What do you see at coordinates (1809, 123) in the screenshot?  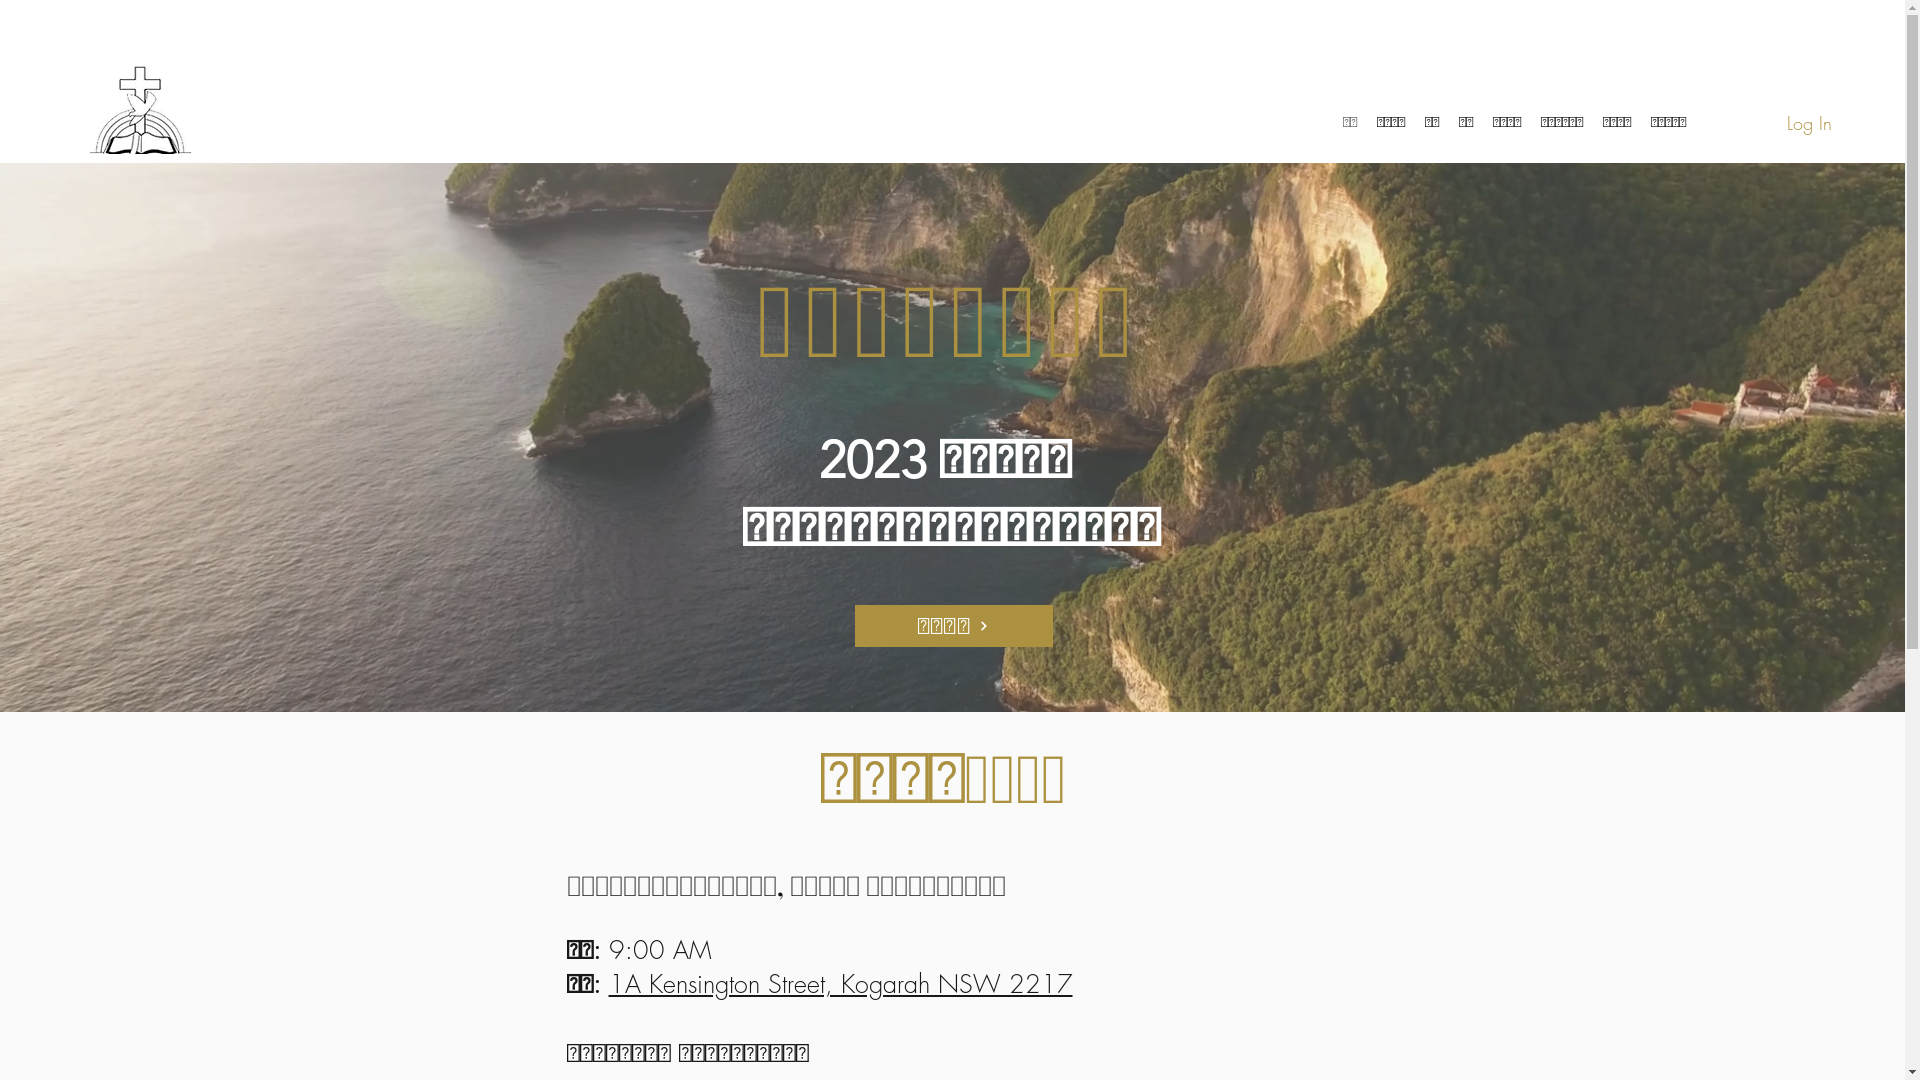 I see `'Log In'` at bounding box center [1809, 123].